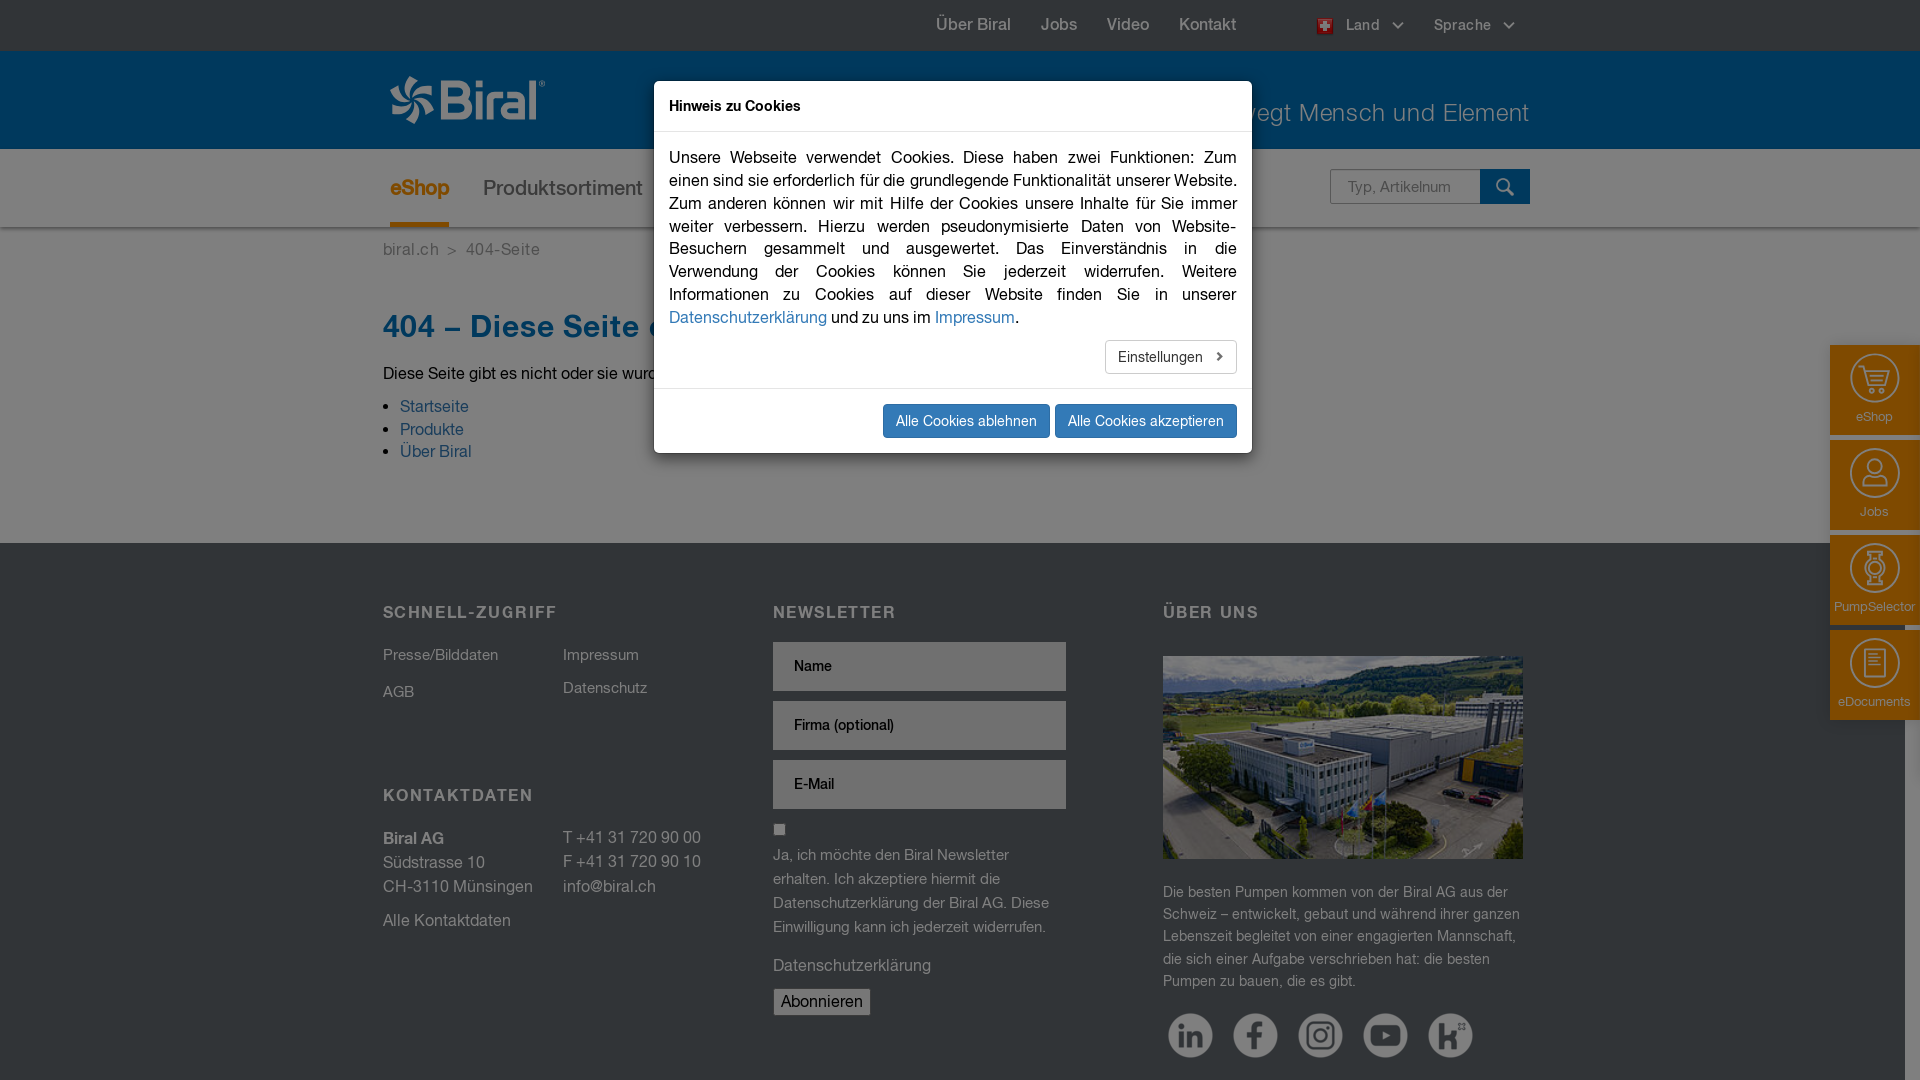  I want to click on 'Produkte', so click(431, 428).